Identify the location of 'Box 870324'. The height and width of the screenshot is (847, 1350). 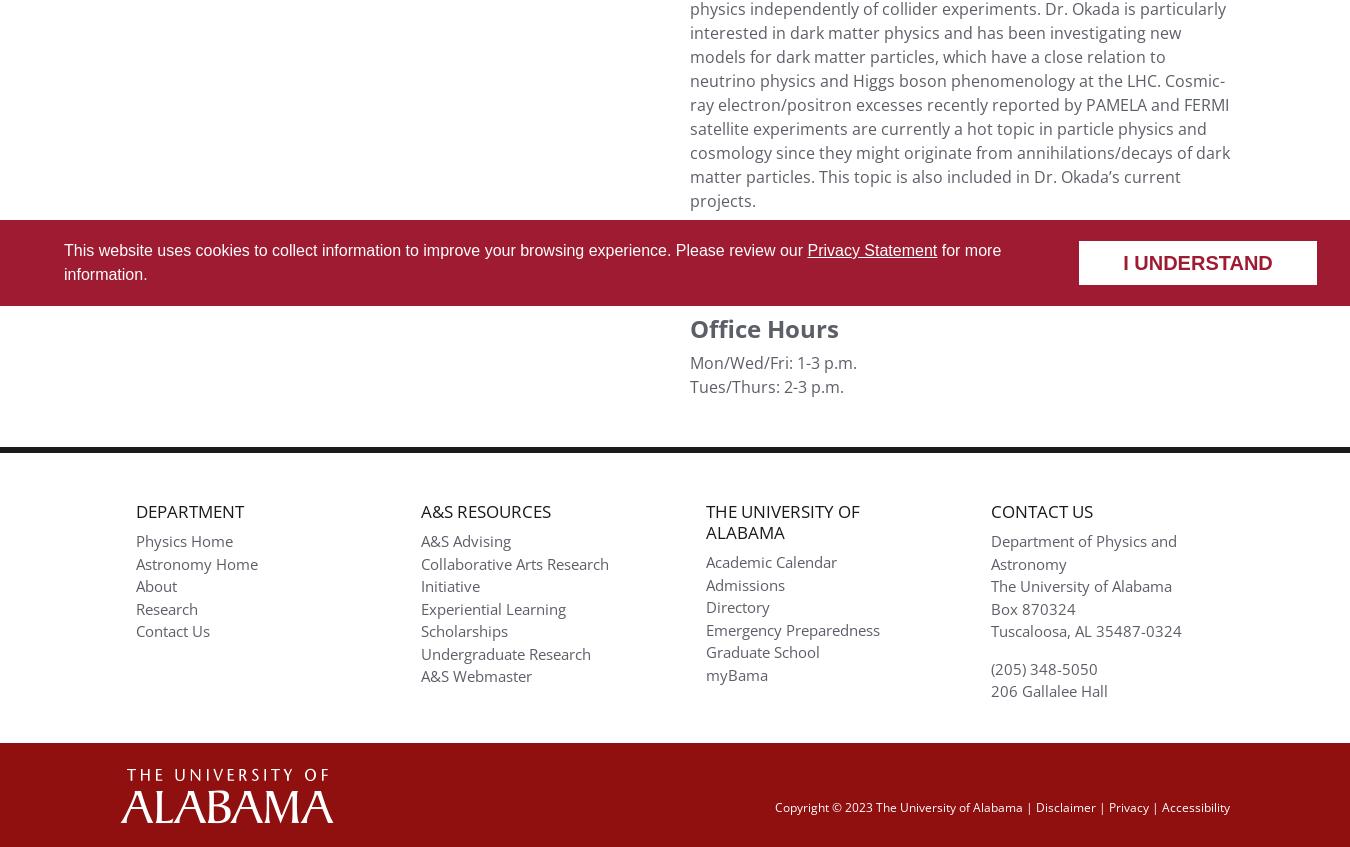
(1033, 606).